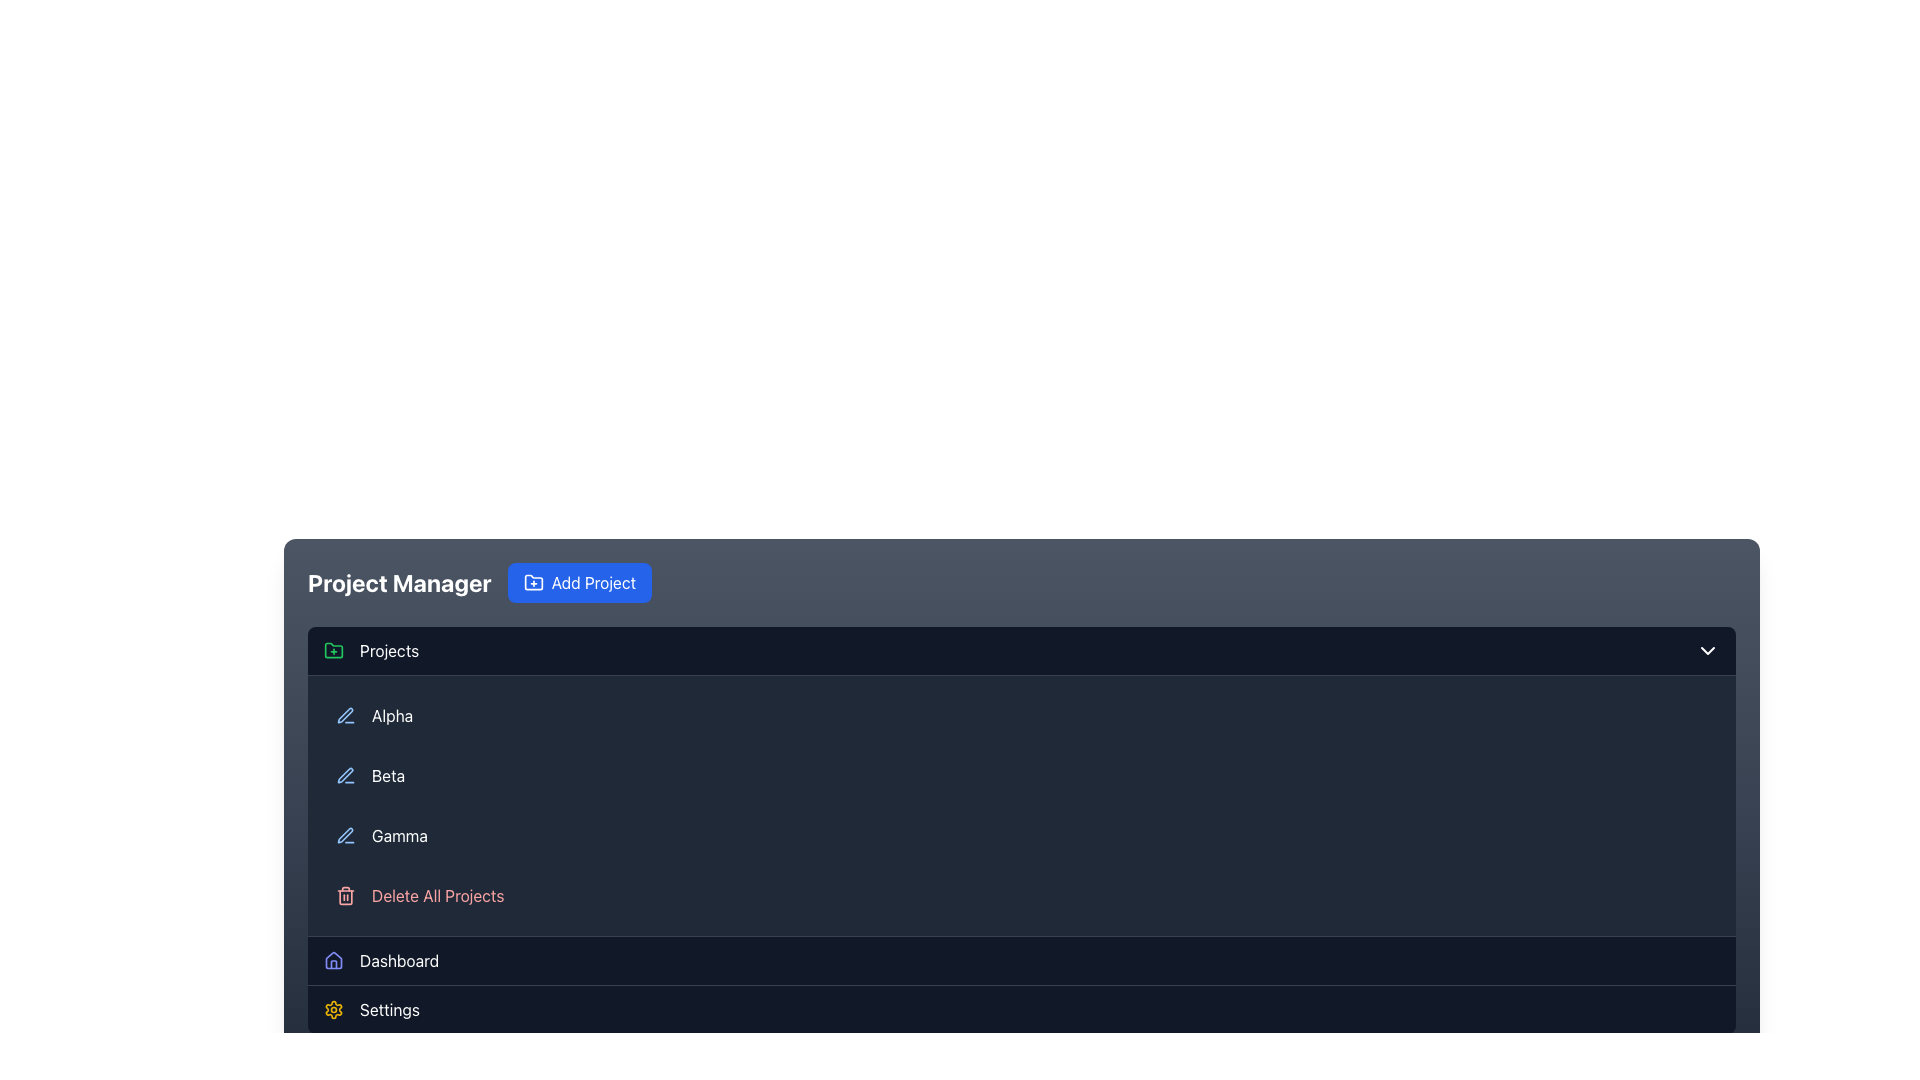  I want to click on the red trash bin icon located to the left of the 'Delete All Projects' text in the button group at the bottom of the 'Projects' section, so click(345, 894).